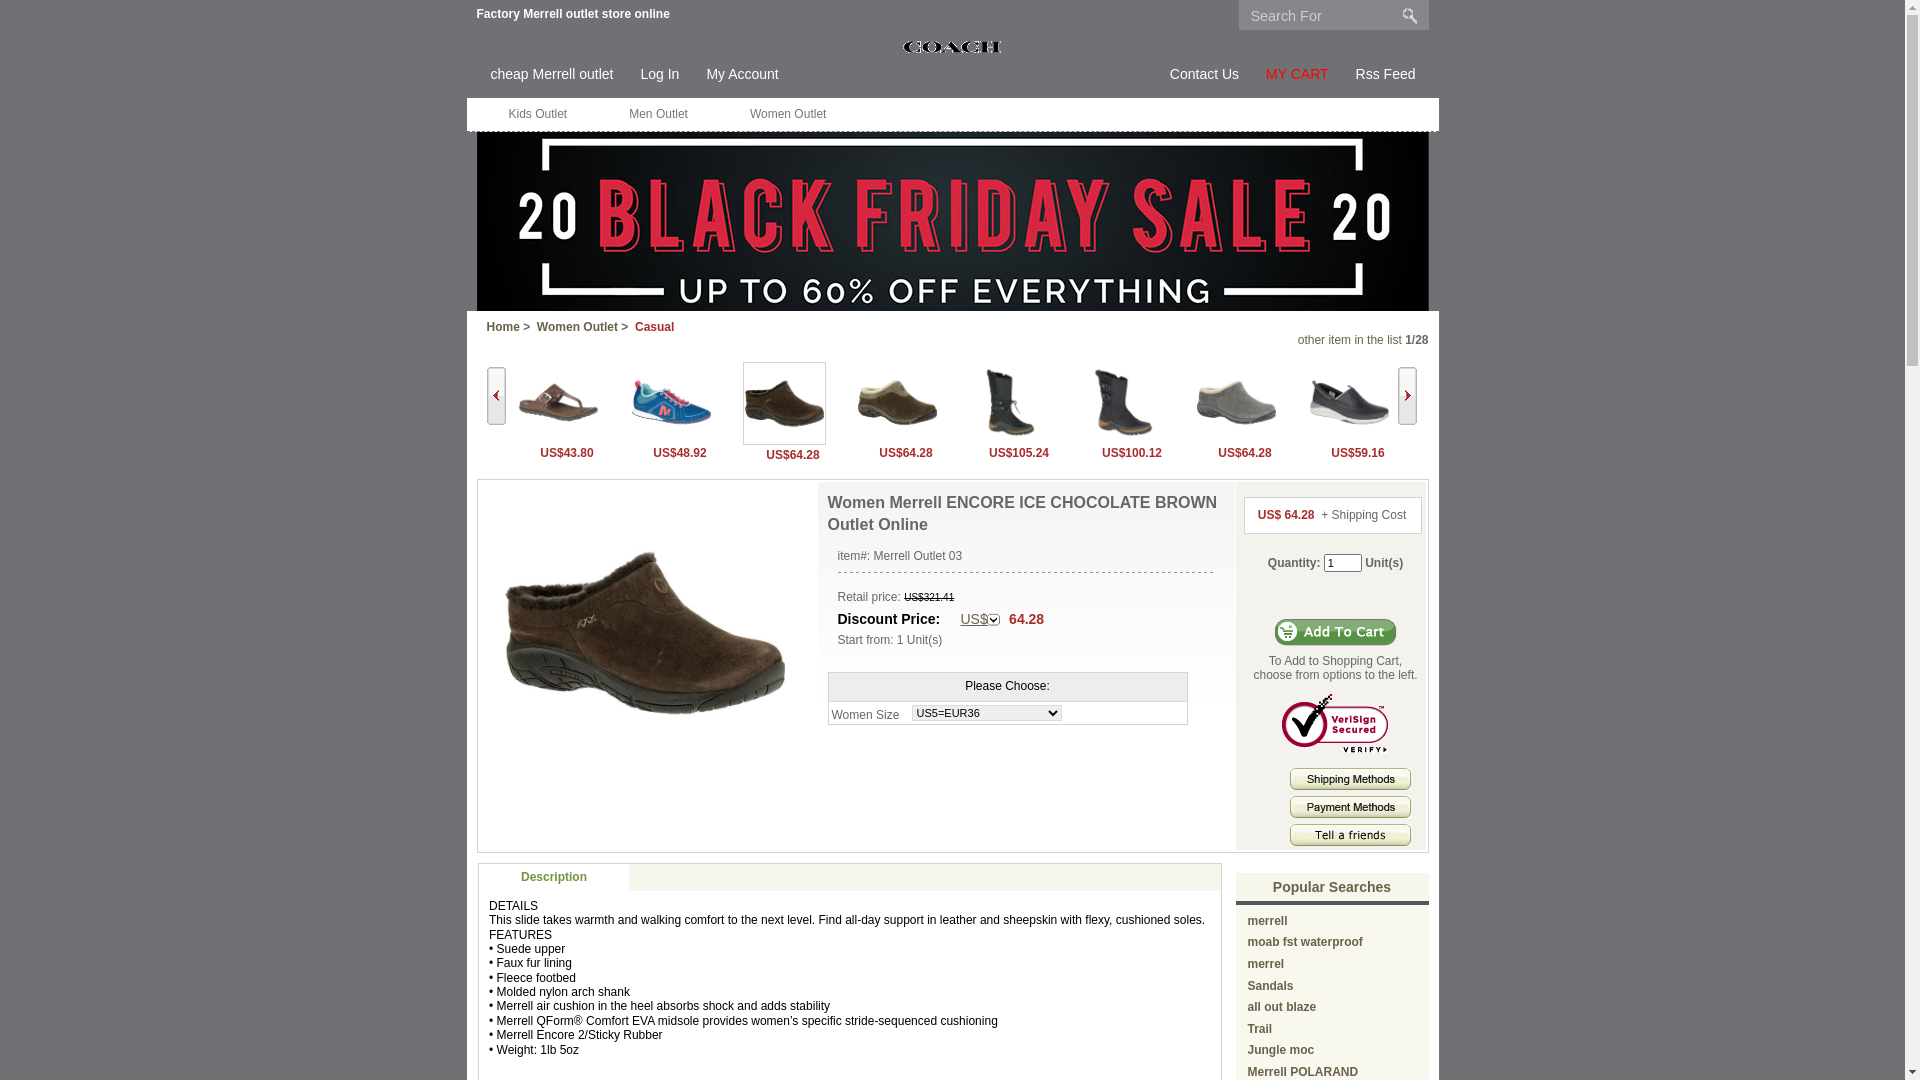 Image resolution: width=1920 pixels, height=1080 pixels. I want to click on 'Home', so click(502, 326).